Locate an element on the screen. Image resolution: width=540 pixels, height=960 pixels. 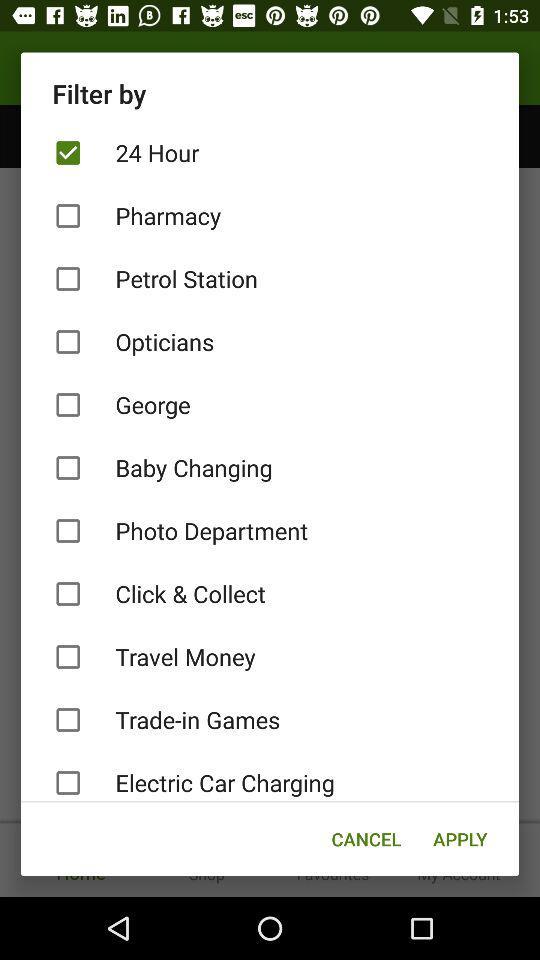
the icon above the trade-in games icon is located at coordinates (270, 656).